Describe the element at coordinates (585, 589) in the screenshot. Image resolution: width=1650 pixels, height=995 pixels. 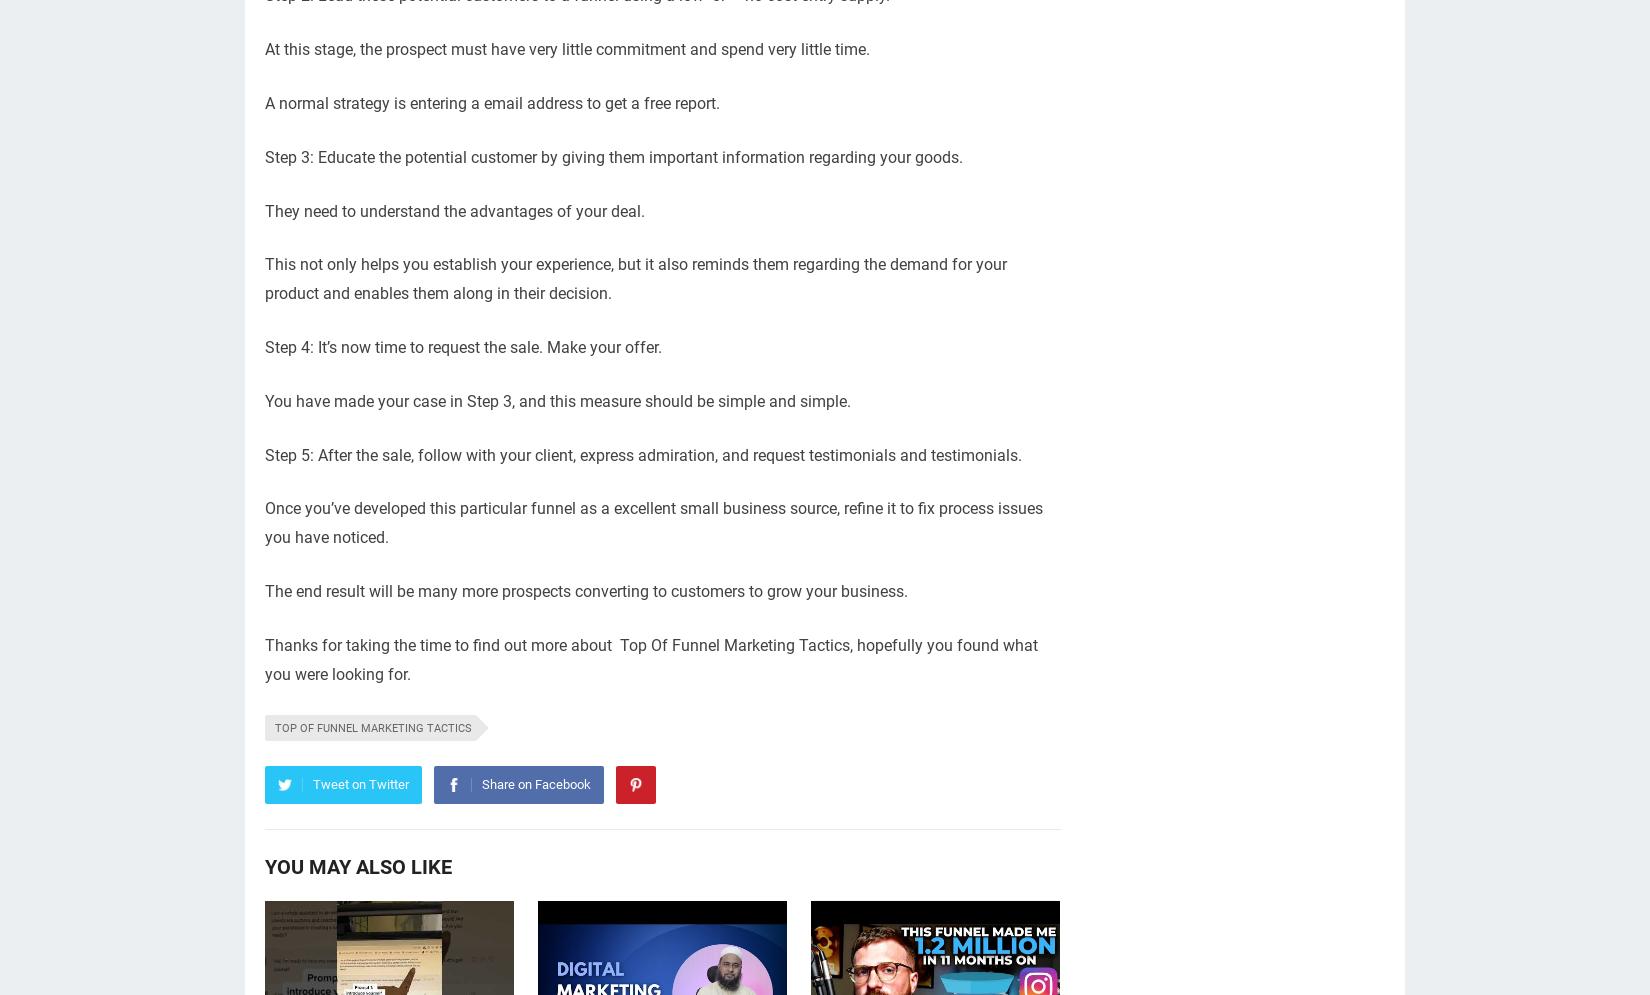
I see `'The end result will be many more prospects converting to customers to grow your business.'` at that location.